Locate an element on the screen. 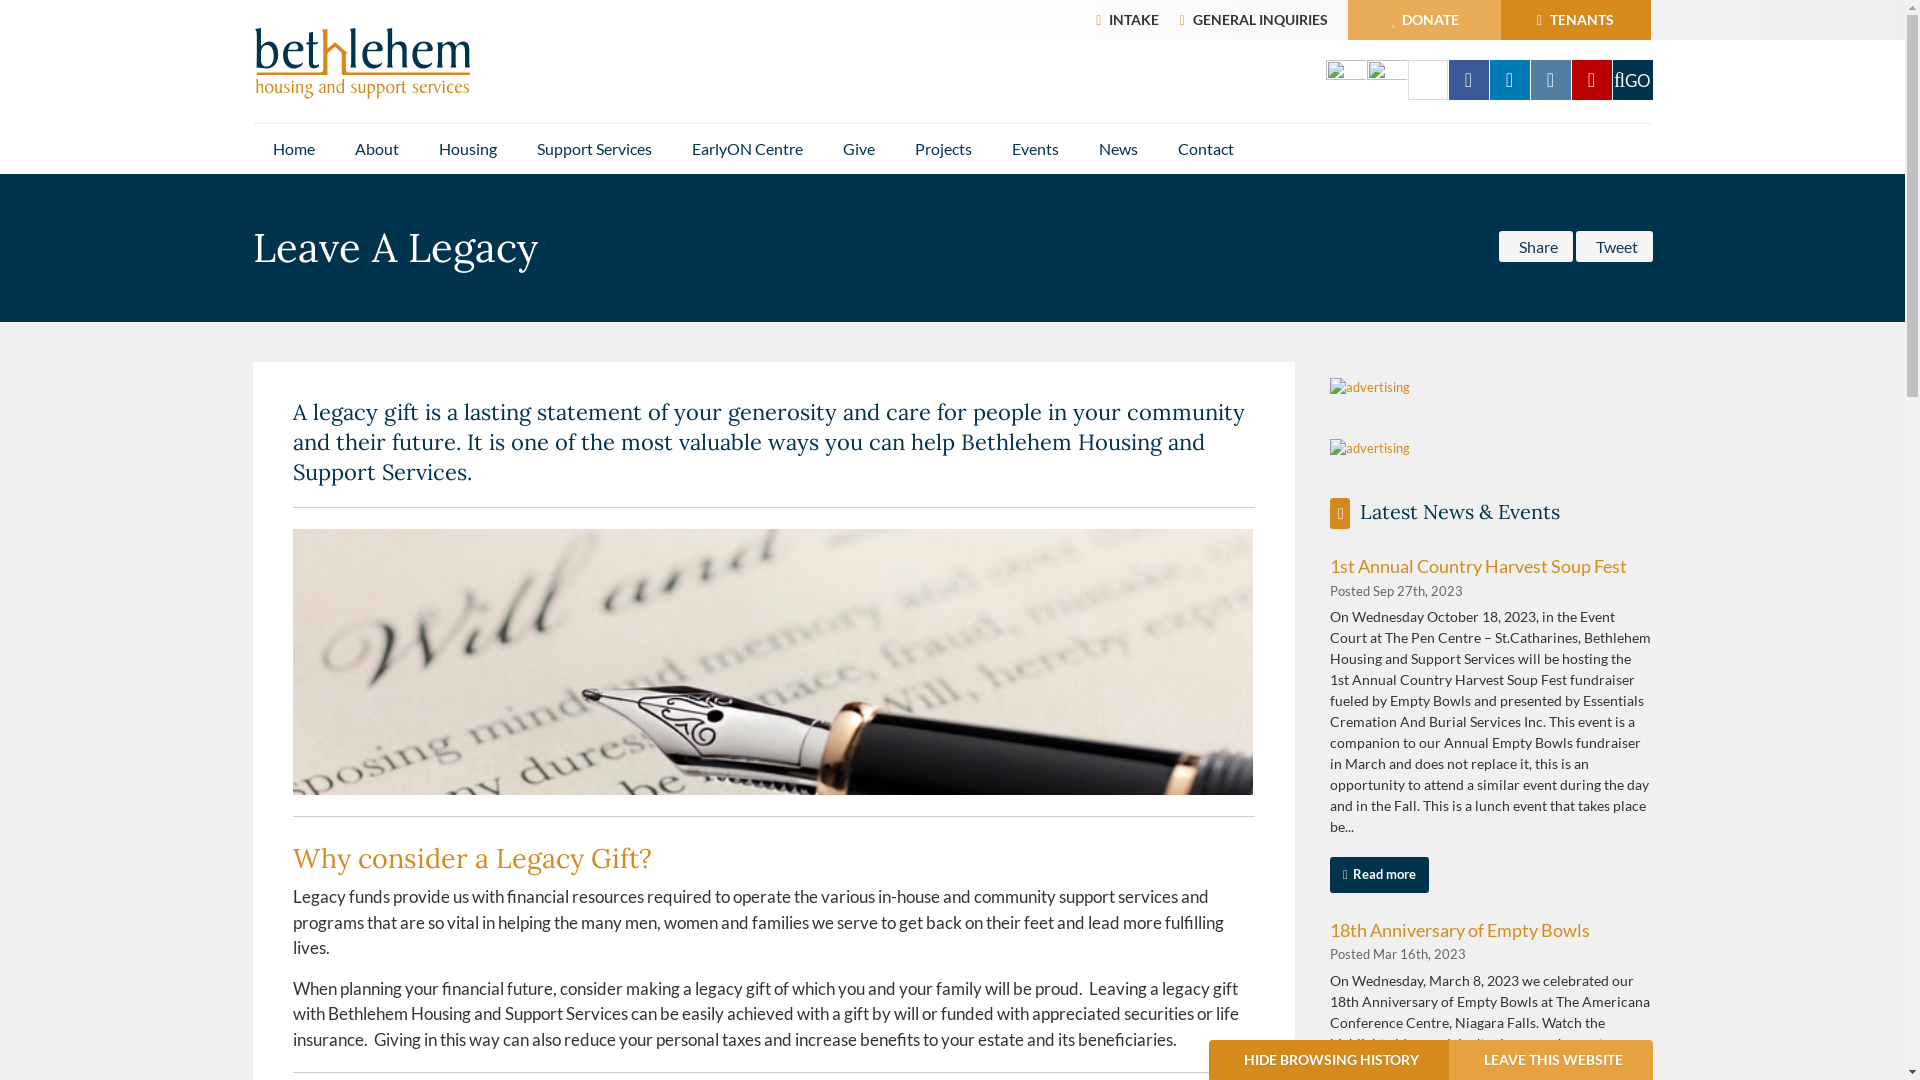 Image resolution: width=1920 pixels, height=1080 pixels. 'Events' is located at coordinates (1035, 148).